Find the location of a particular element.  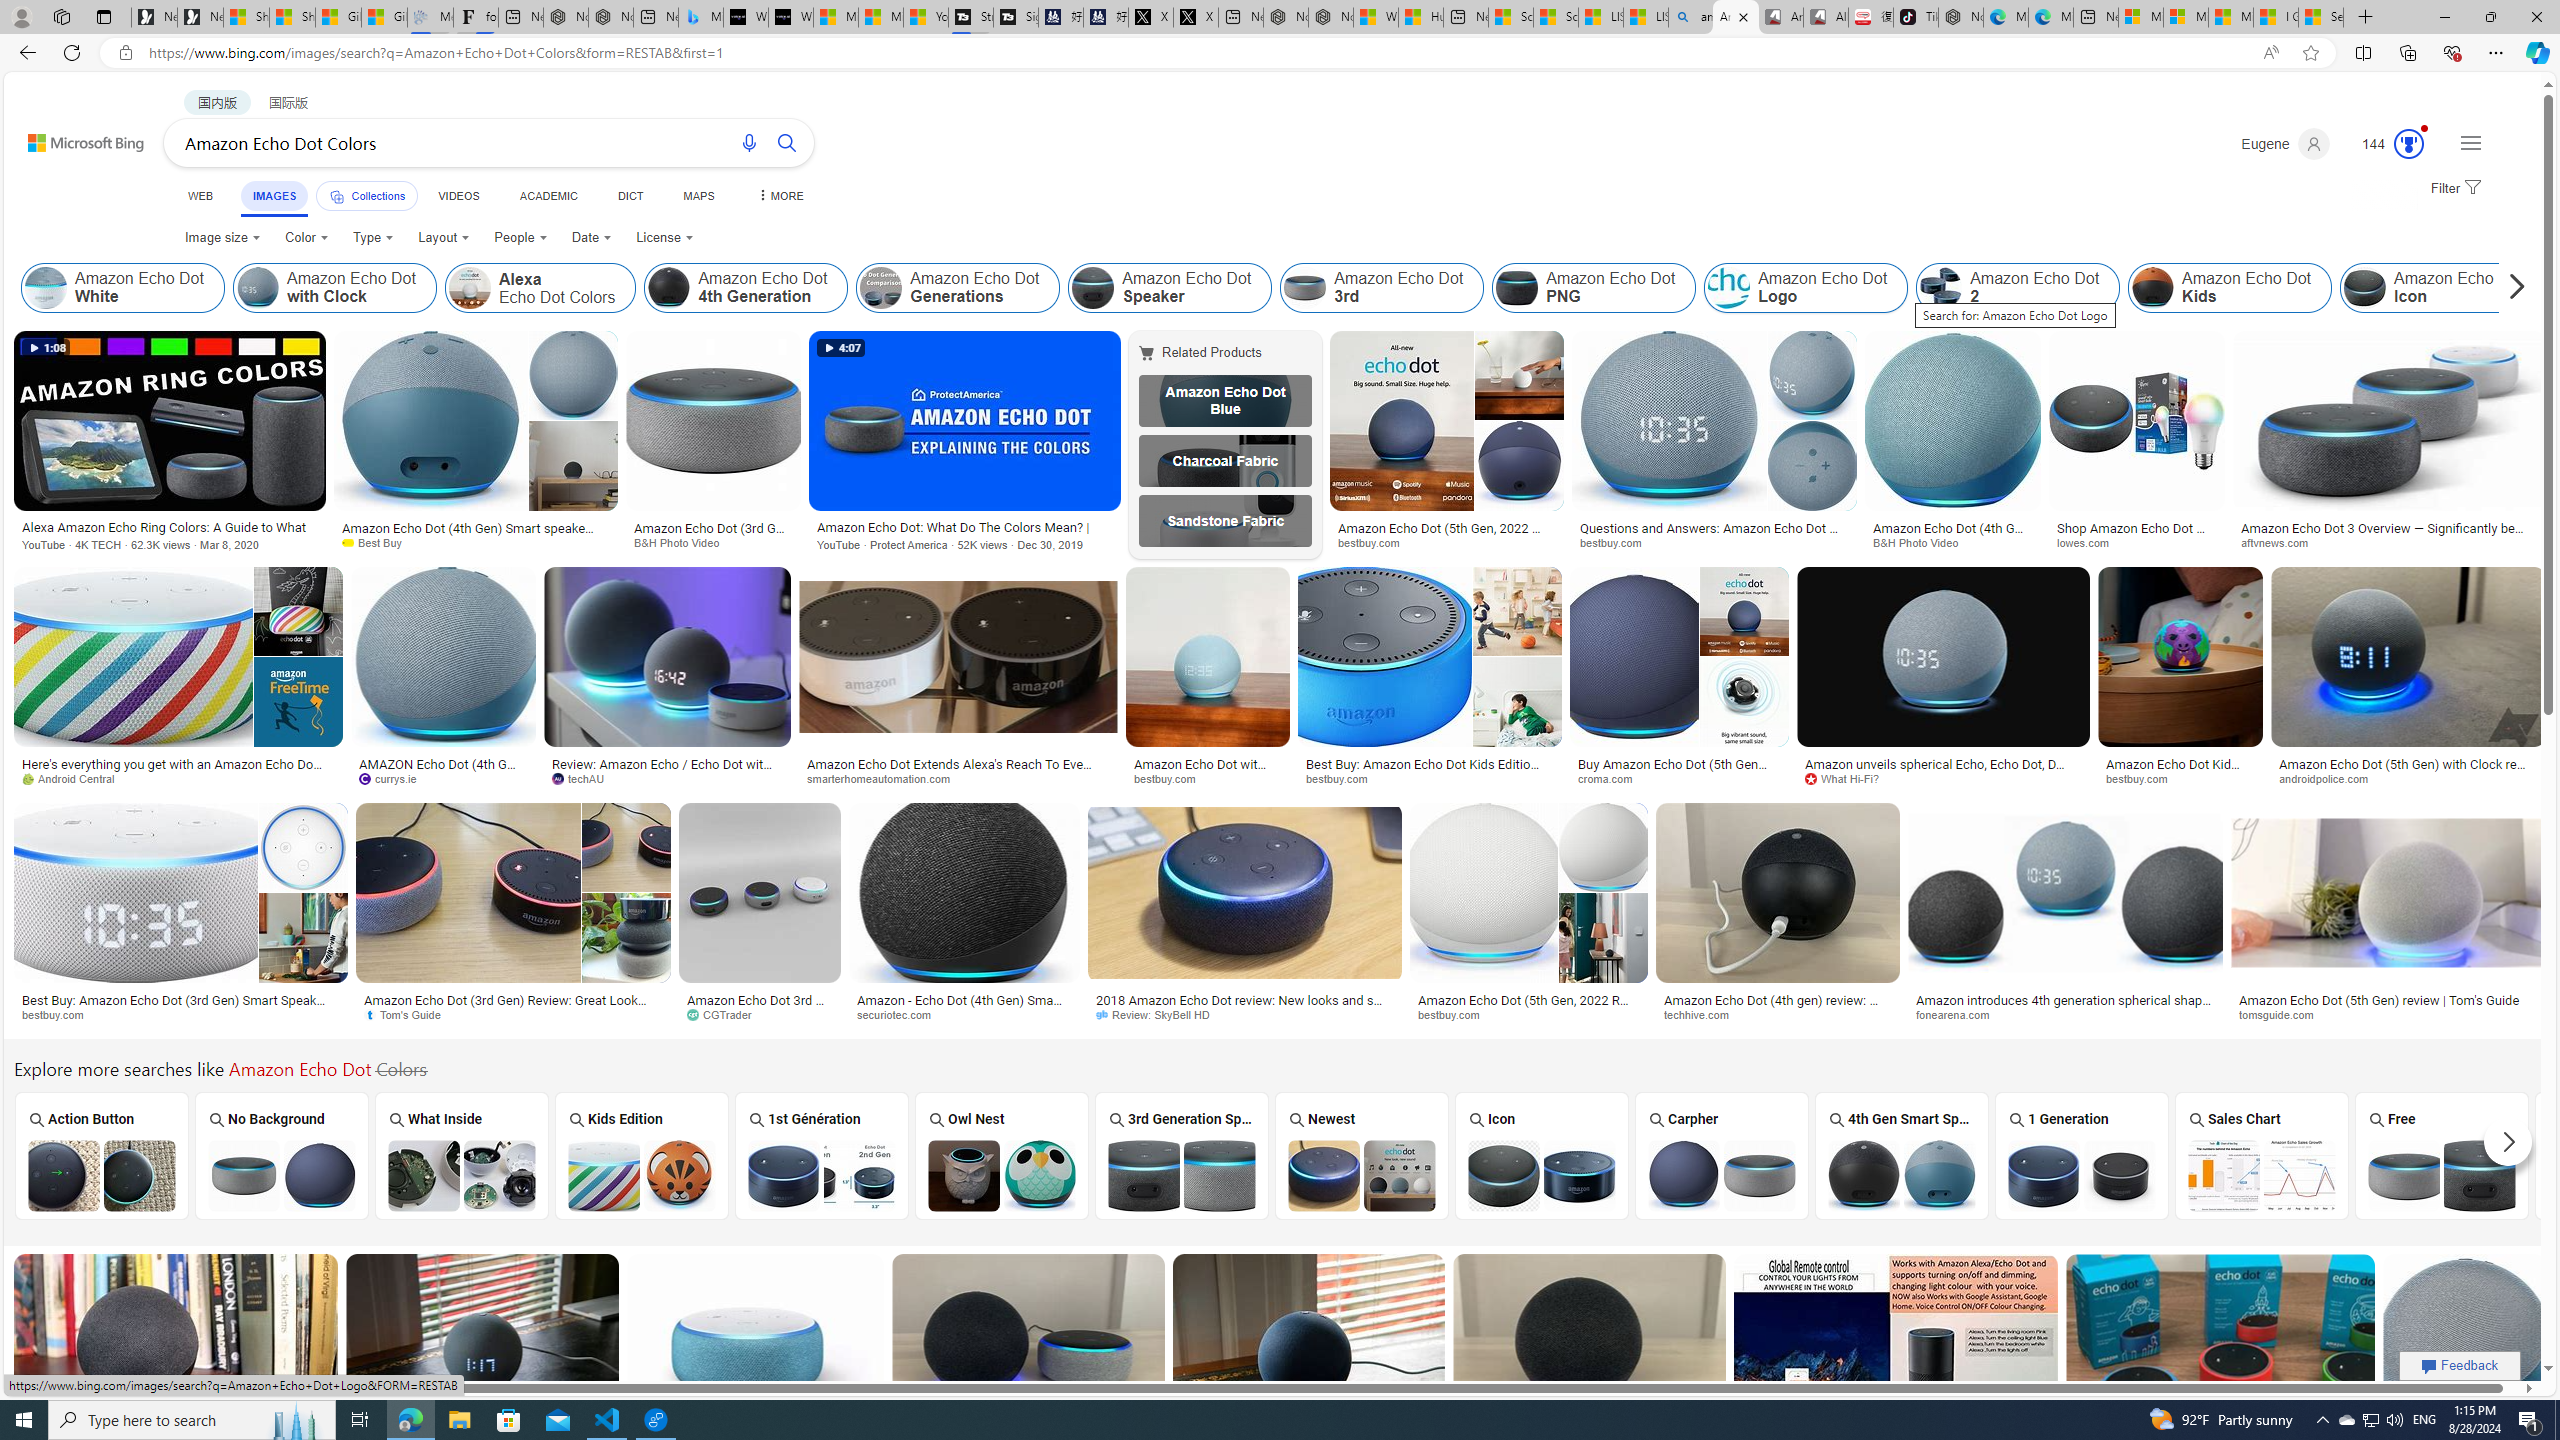

'Eugene' is located at coordinates (2283, 143).